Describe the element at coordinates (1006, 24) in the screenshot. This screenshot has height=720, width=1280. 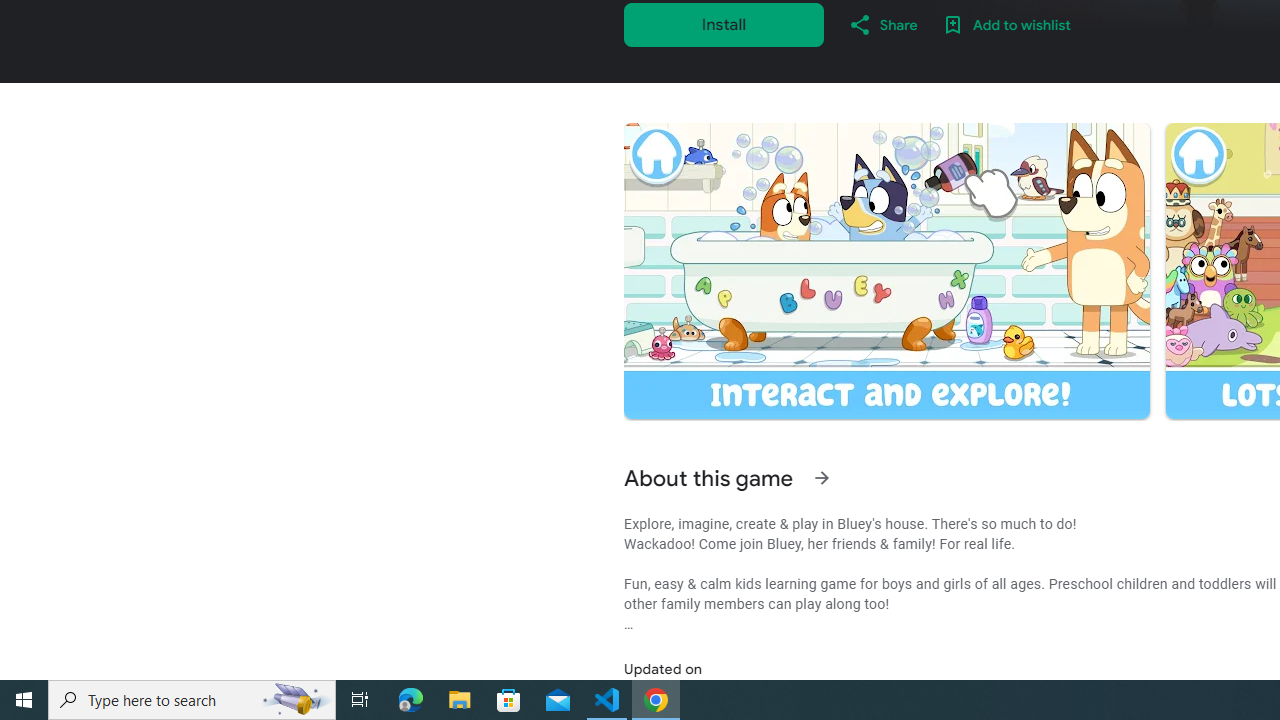
I see `'Add to wishlist'` at that location.